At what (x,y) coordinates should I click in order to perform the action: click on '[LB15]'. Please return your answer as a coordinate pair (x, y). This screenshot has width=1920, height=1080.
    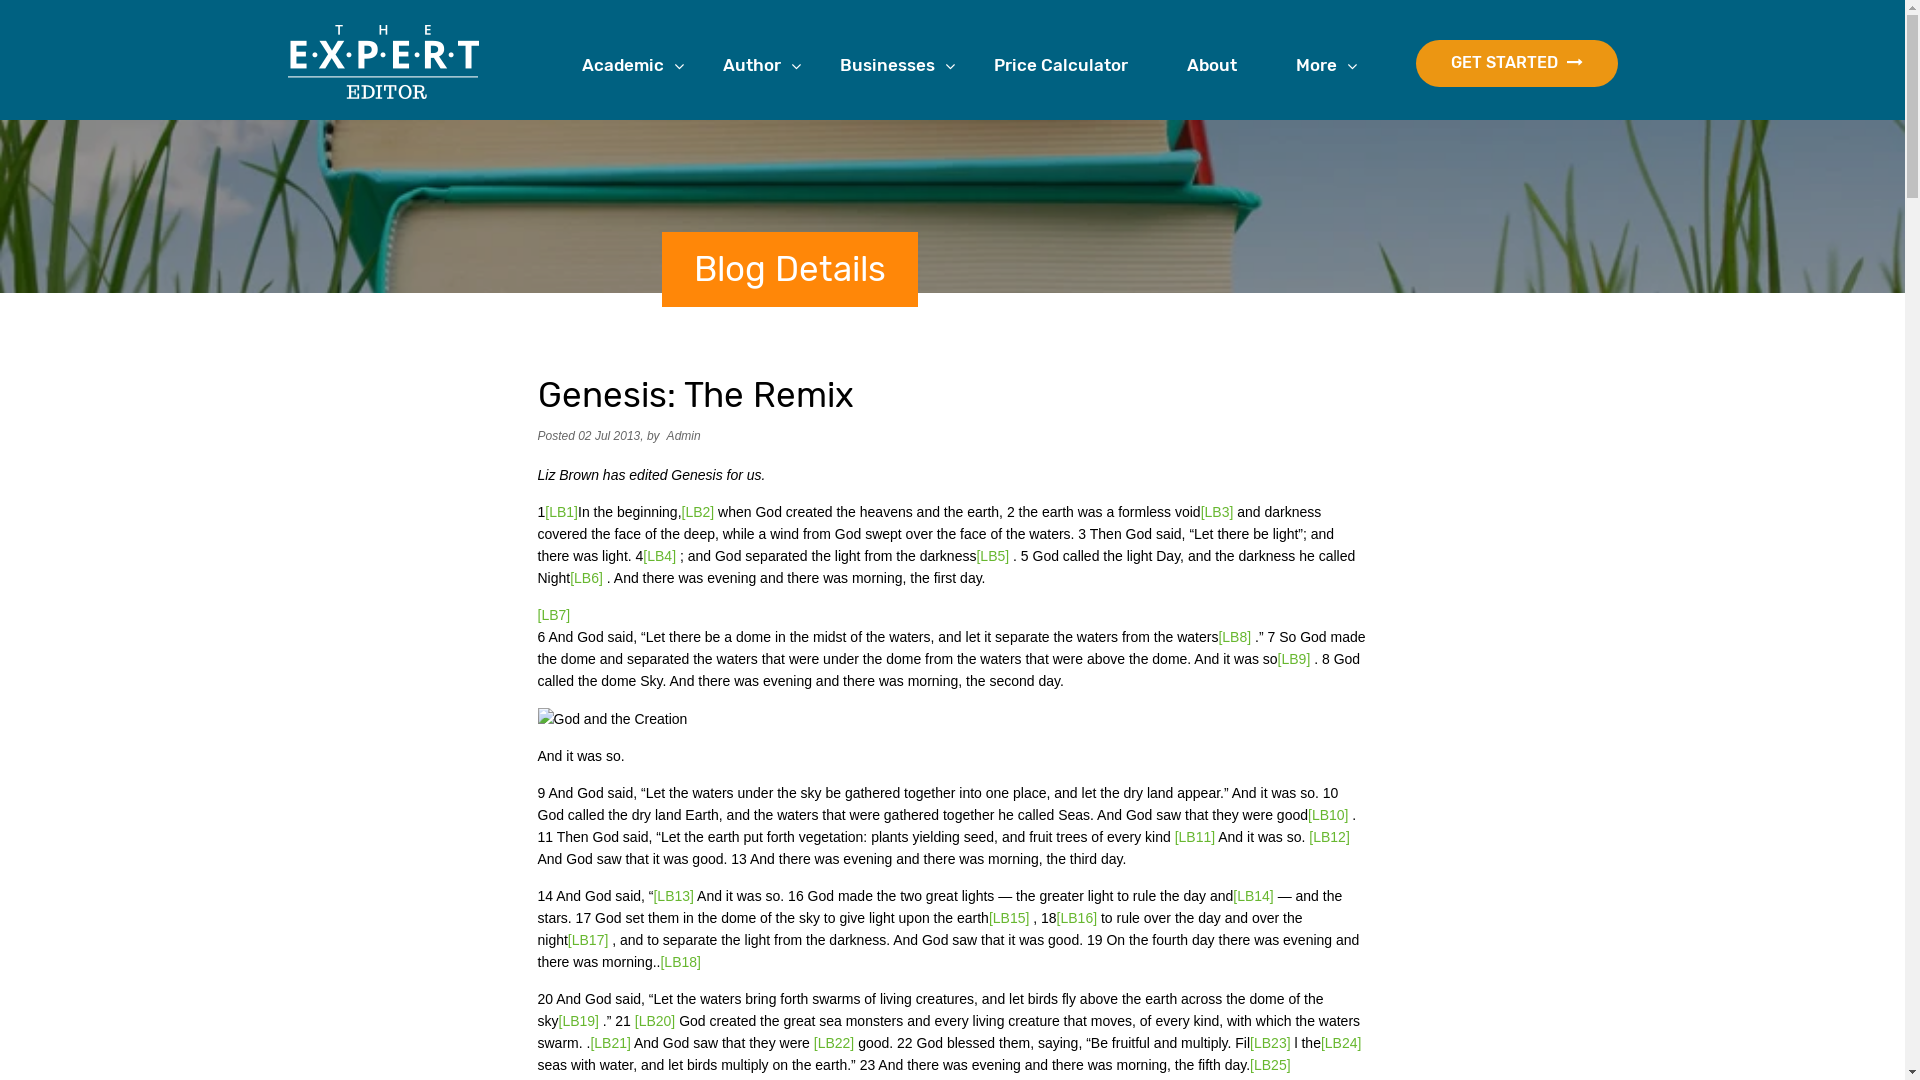
    Looking at the image, I should click on (988, 918).